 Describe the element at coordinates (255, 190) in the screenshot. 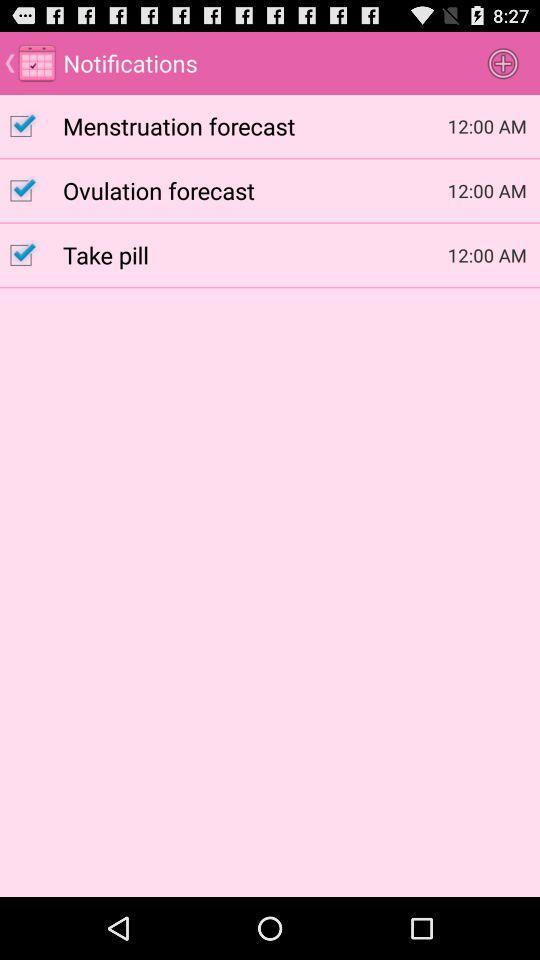

I see `the app to the left of 12:00 am` at that location.